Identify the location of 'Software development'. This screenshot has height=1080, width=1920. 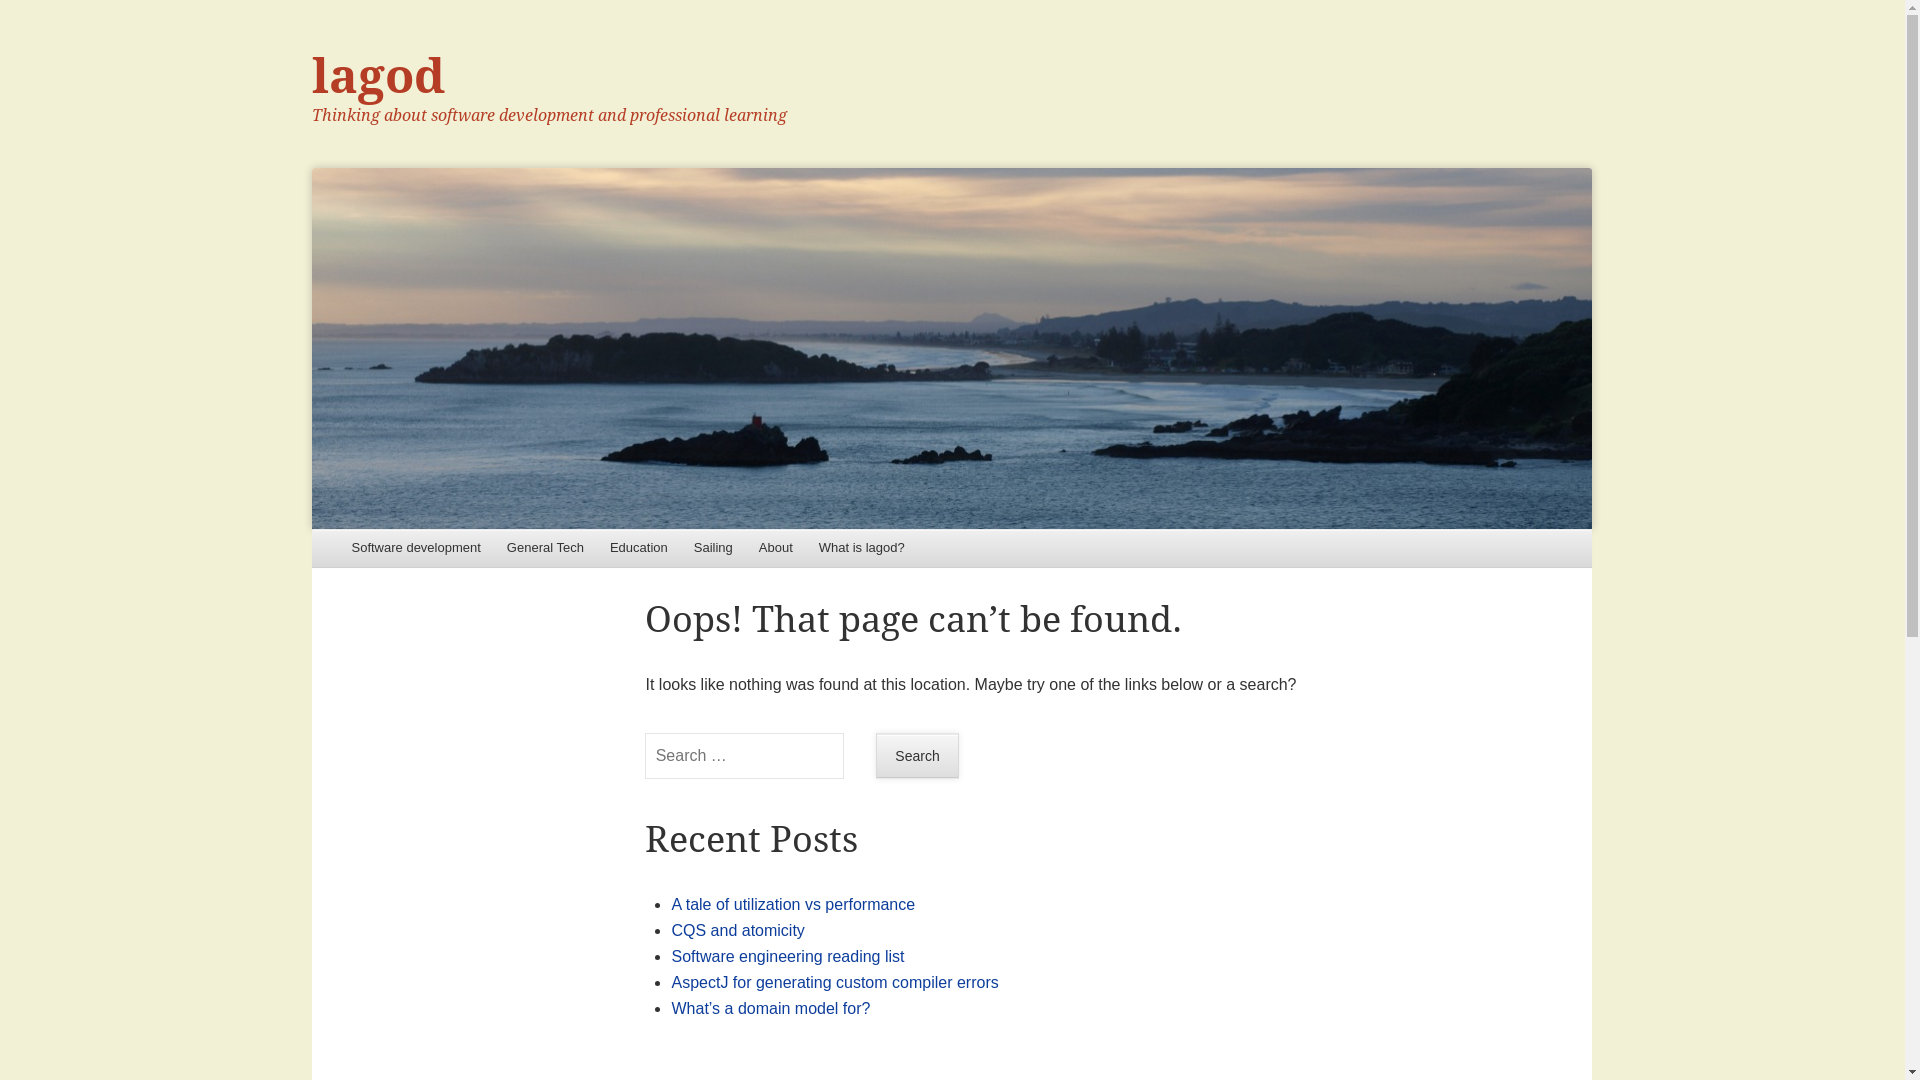
(414, 548).